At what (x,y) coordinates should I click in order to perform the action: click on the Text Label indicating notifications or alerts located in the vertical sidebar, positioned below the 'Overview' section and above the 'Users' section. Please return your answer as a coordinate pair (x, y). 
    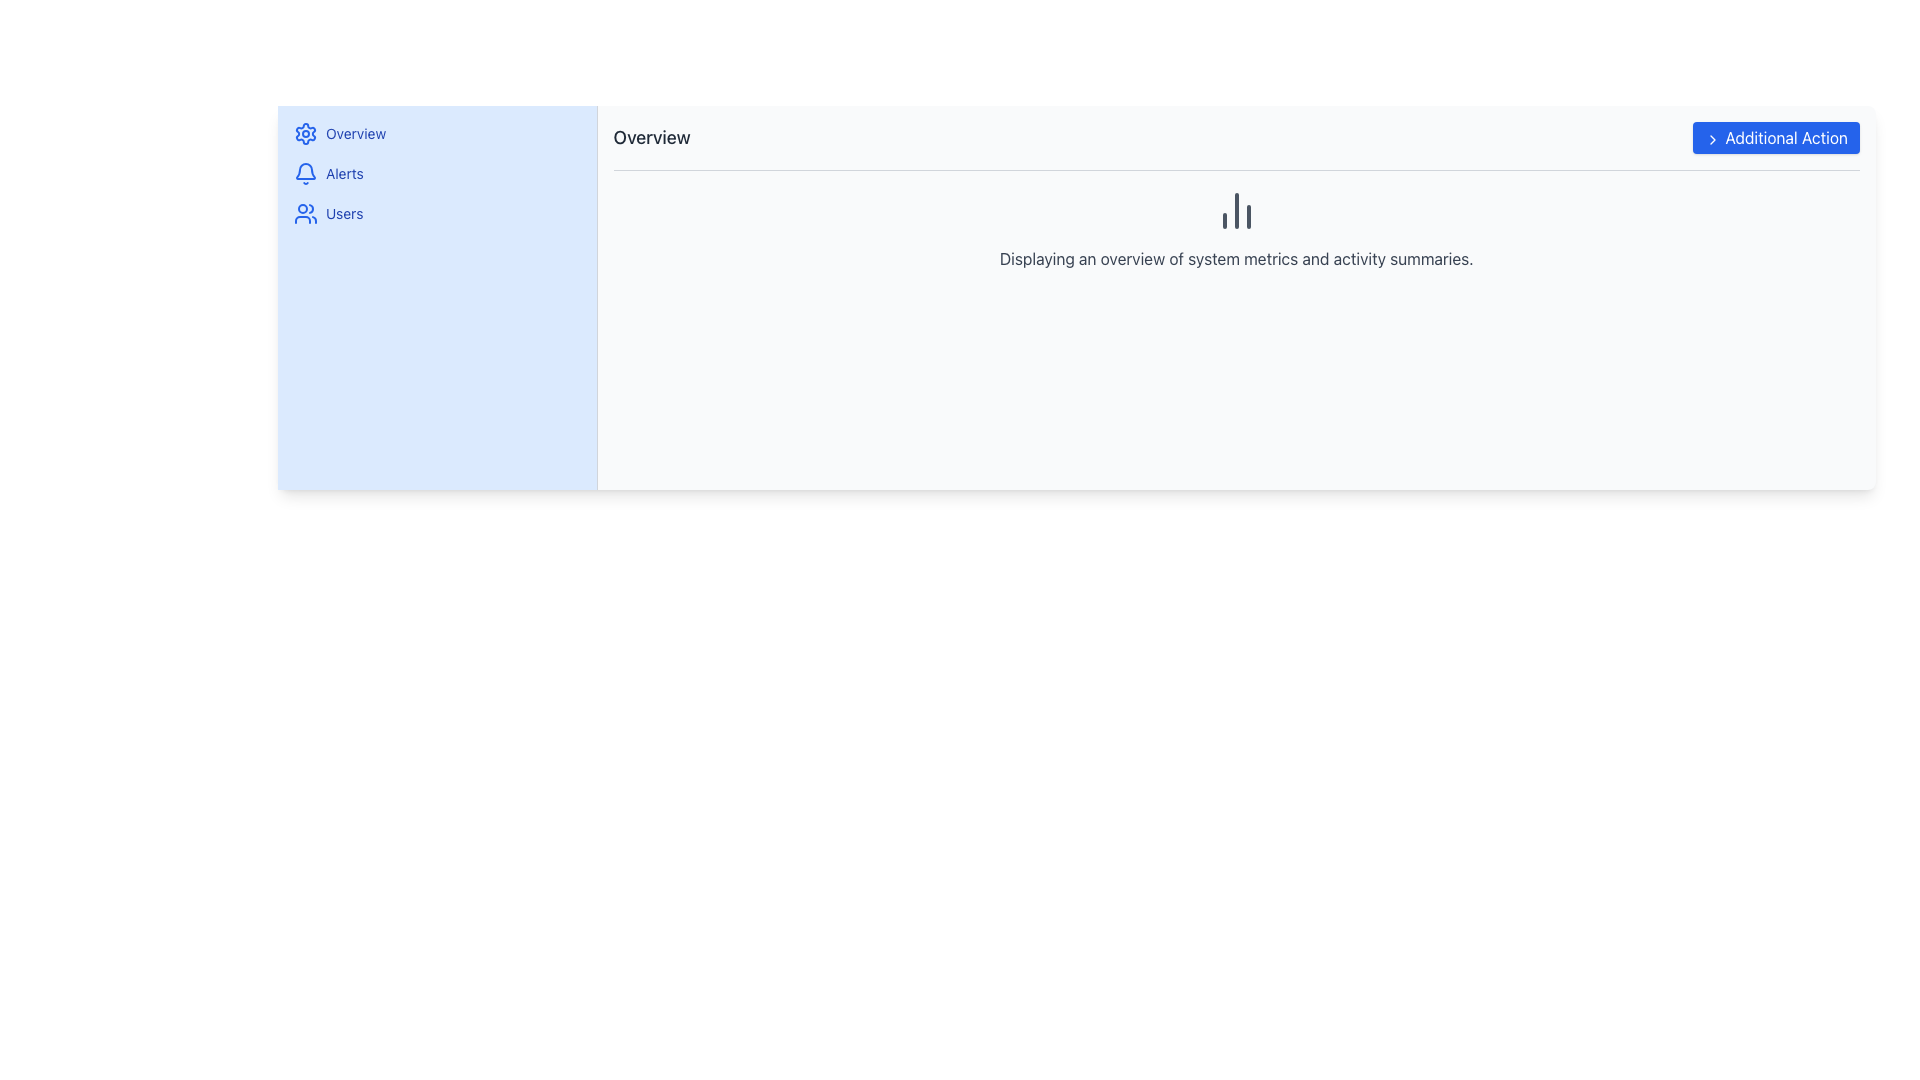
    Looking at the image, I should click on (344, 172).